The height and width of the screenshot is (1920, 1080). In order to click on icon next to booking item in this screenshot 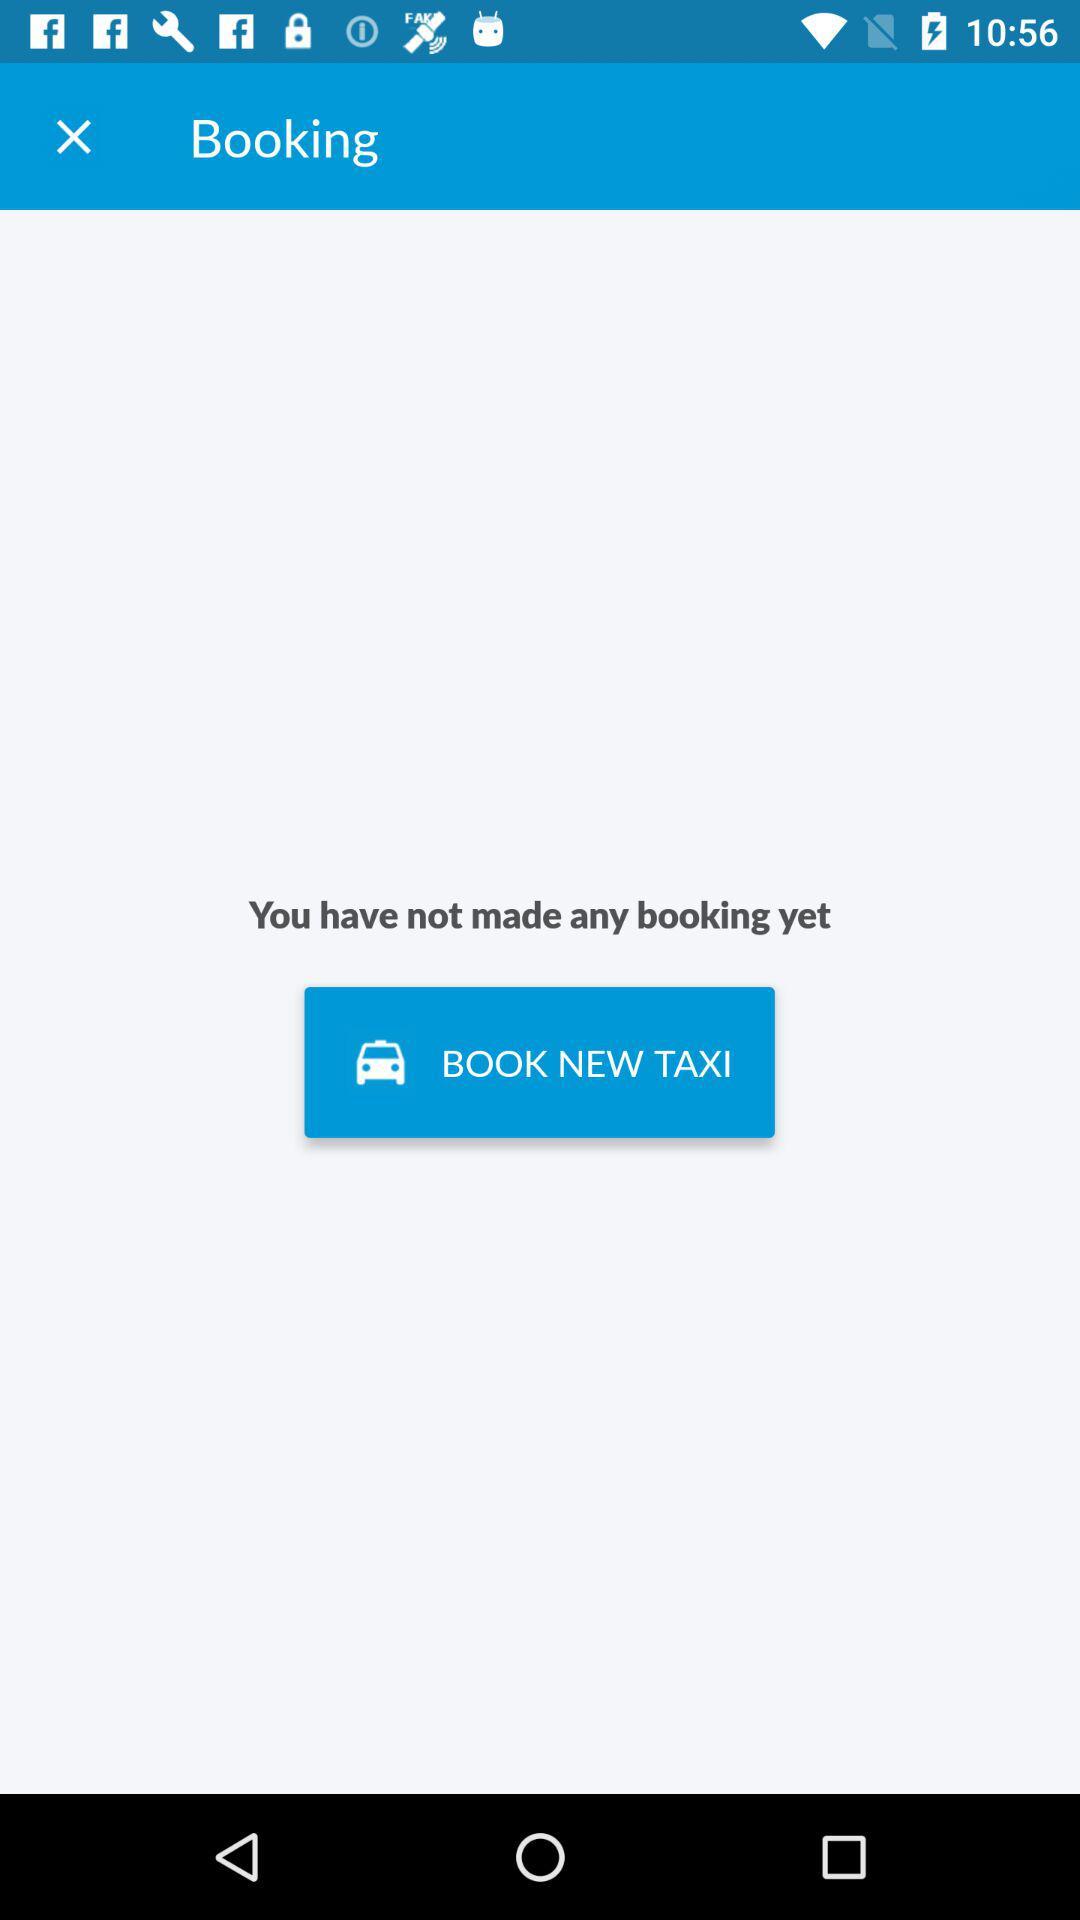, I will do `click(72, 135)`.